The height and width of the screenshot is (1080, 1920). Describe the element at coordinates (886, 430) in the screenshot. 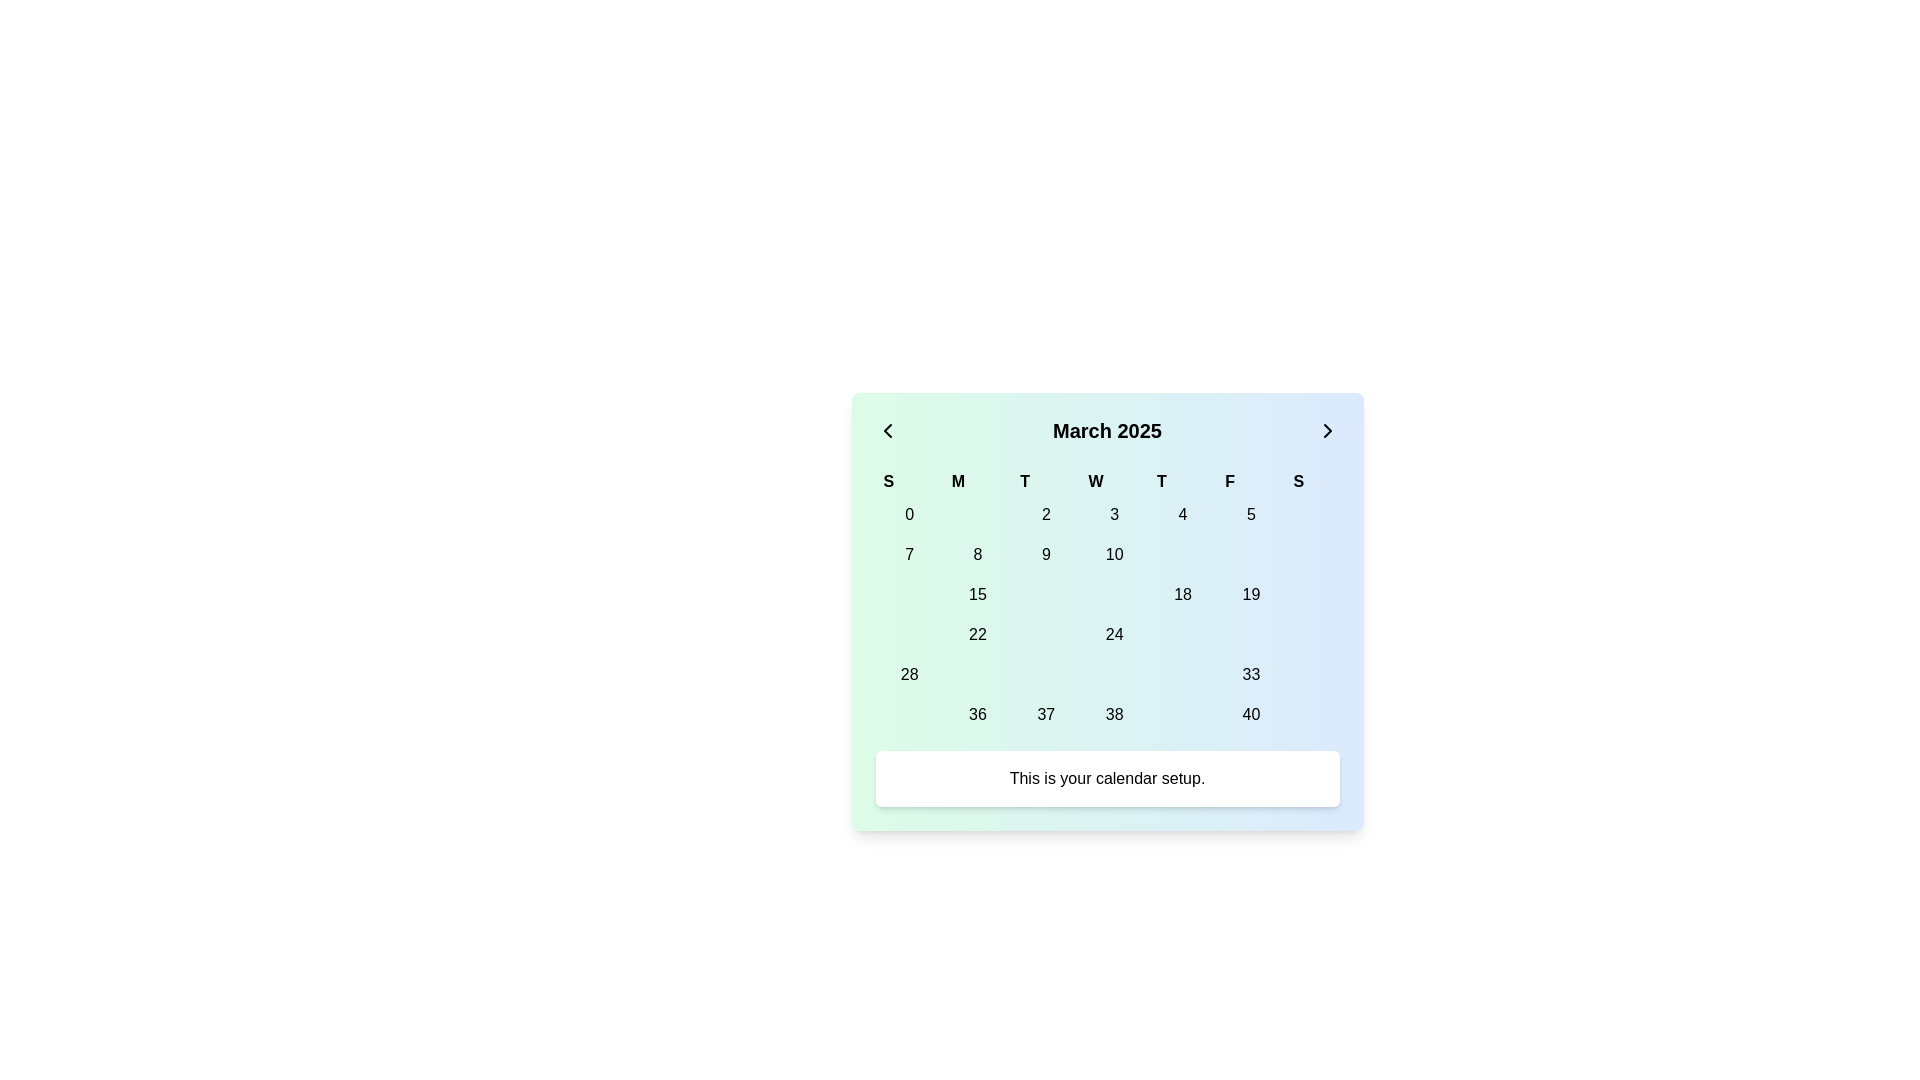

I see `the left chevron icon representing the navigation action to move backward in the calendar application` at that location.